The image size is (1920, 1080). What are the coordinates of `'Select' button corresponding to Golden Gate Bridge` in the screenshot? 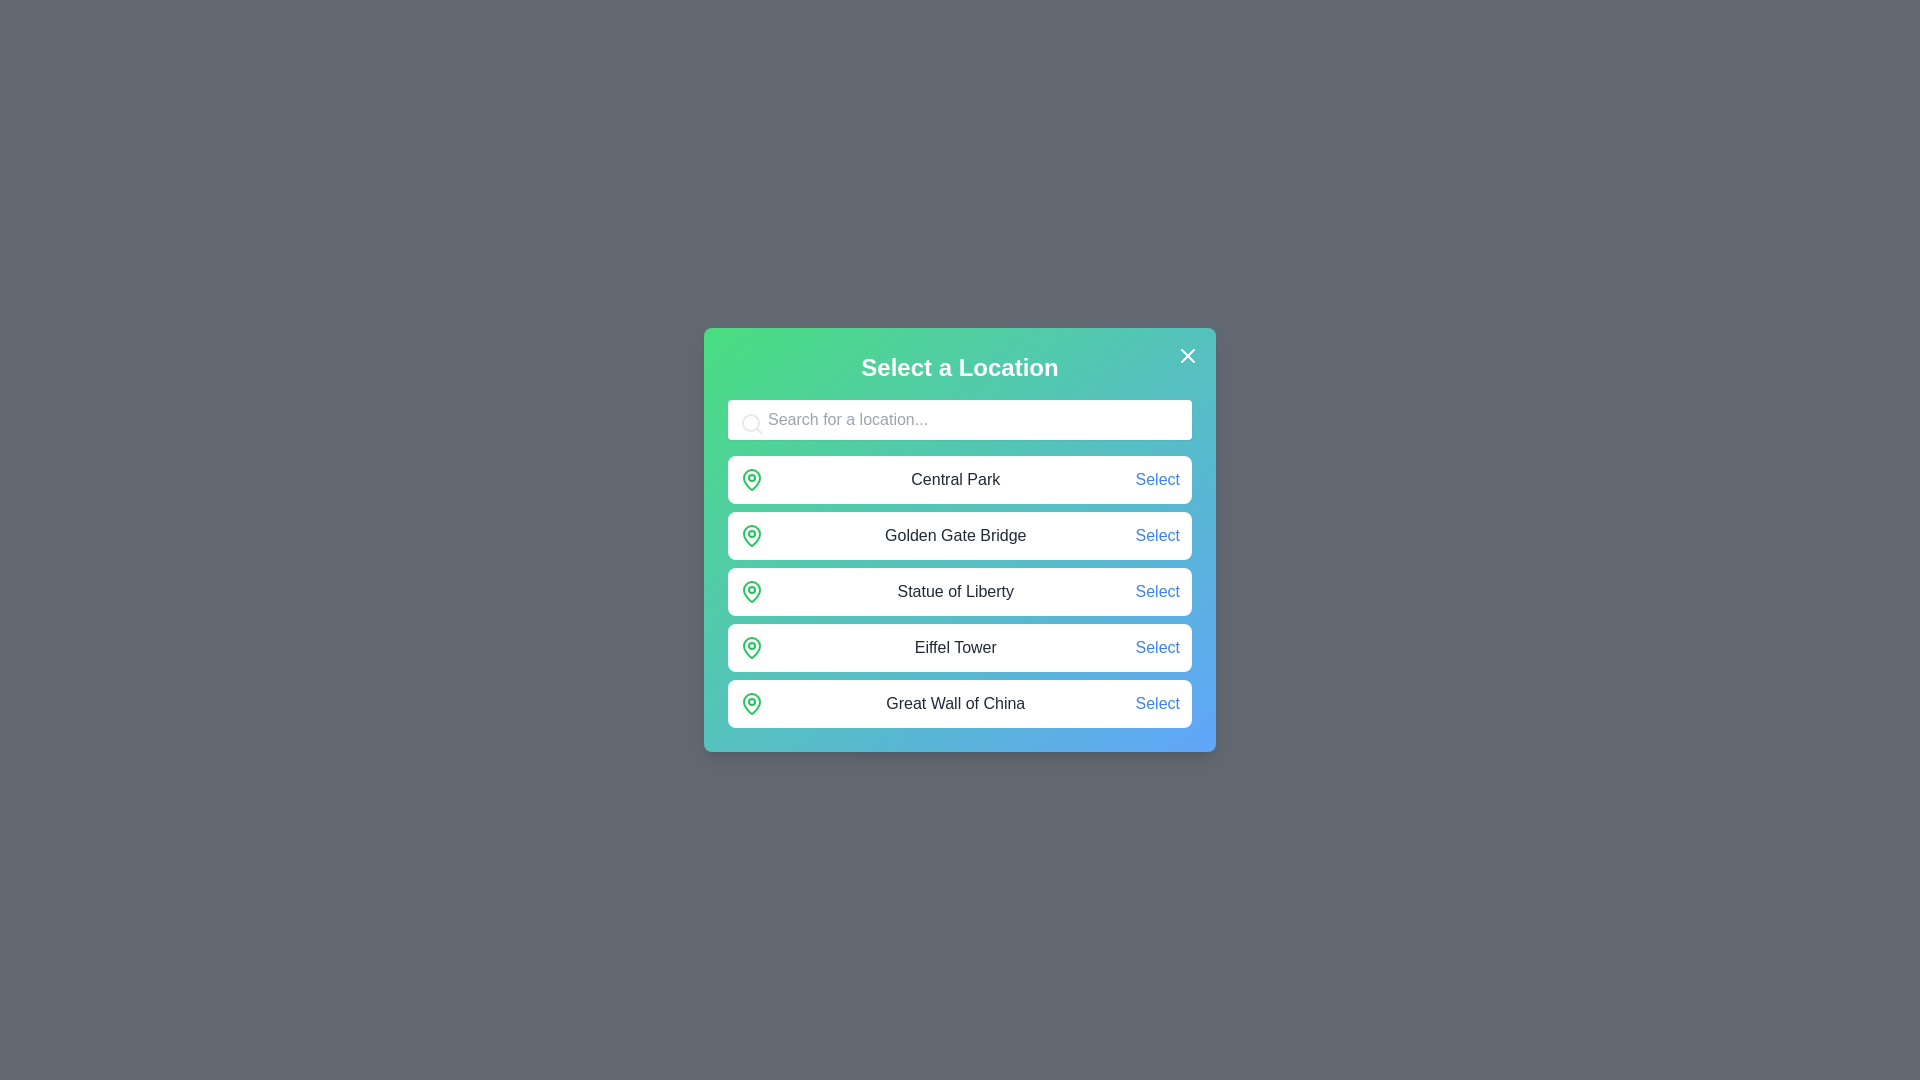 It's located at (1157, 535).